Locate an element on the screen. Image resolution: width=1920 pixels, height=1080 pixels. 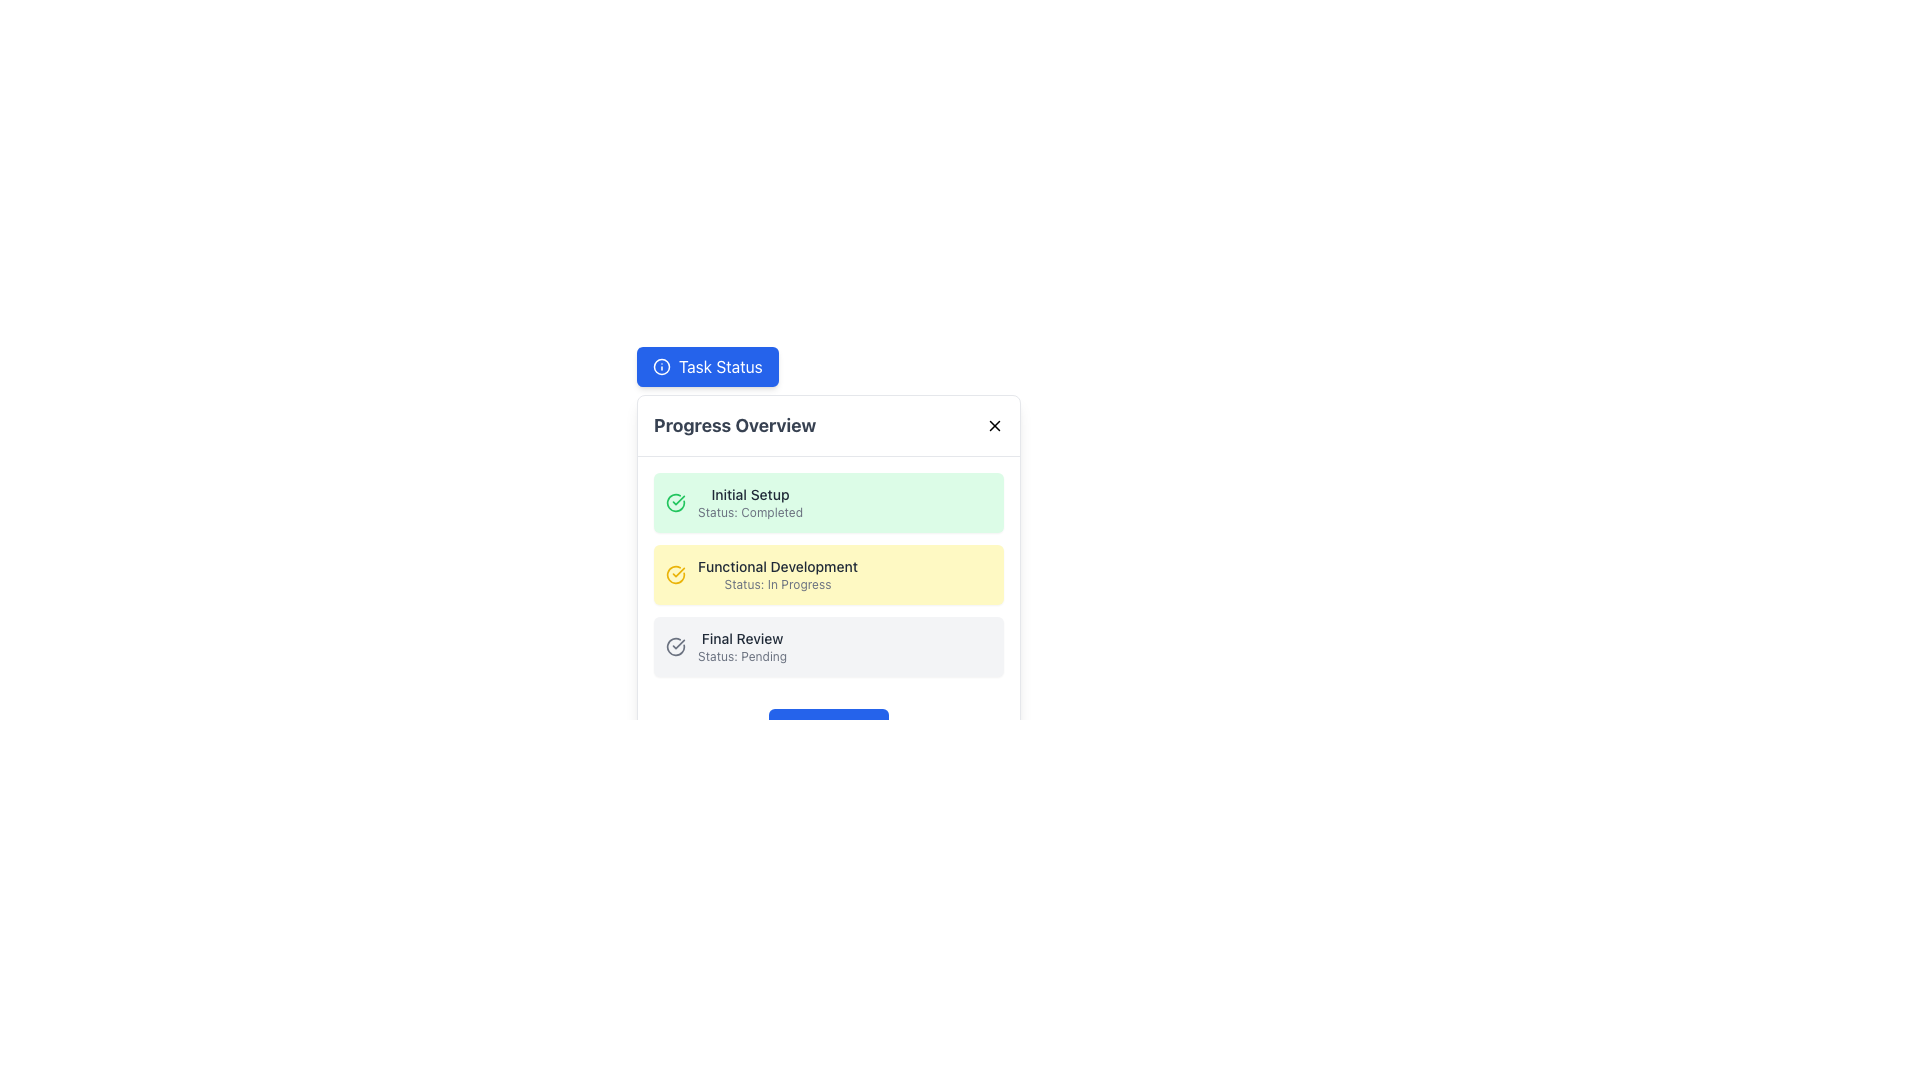
the SVG circle element located inside the SVG icon near the title 'Task Status' at the top left side of the progress overview dialog is located at coordinates (662, 366).